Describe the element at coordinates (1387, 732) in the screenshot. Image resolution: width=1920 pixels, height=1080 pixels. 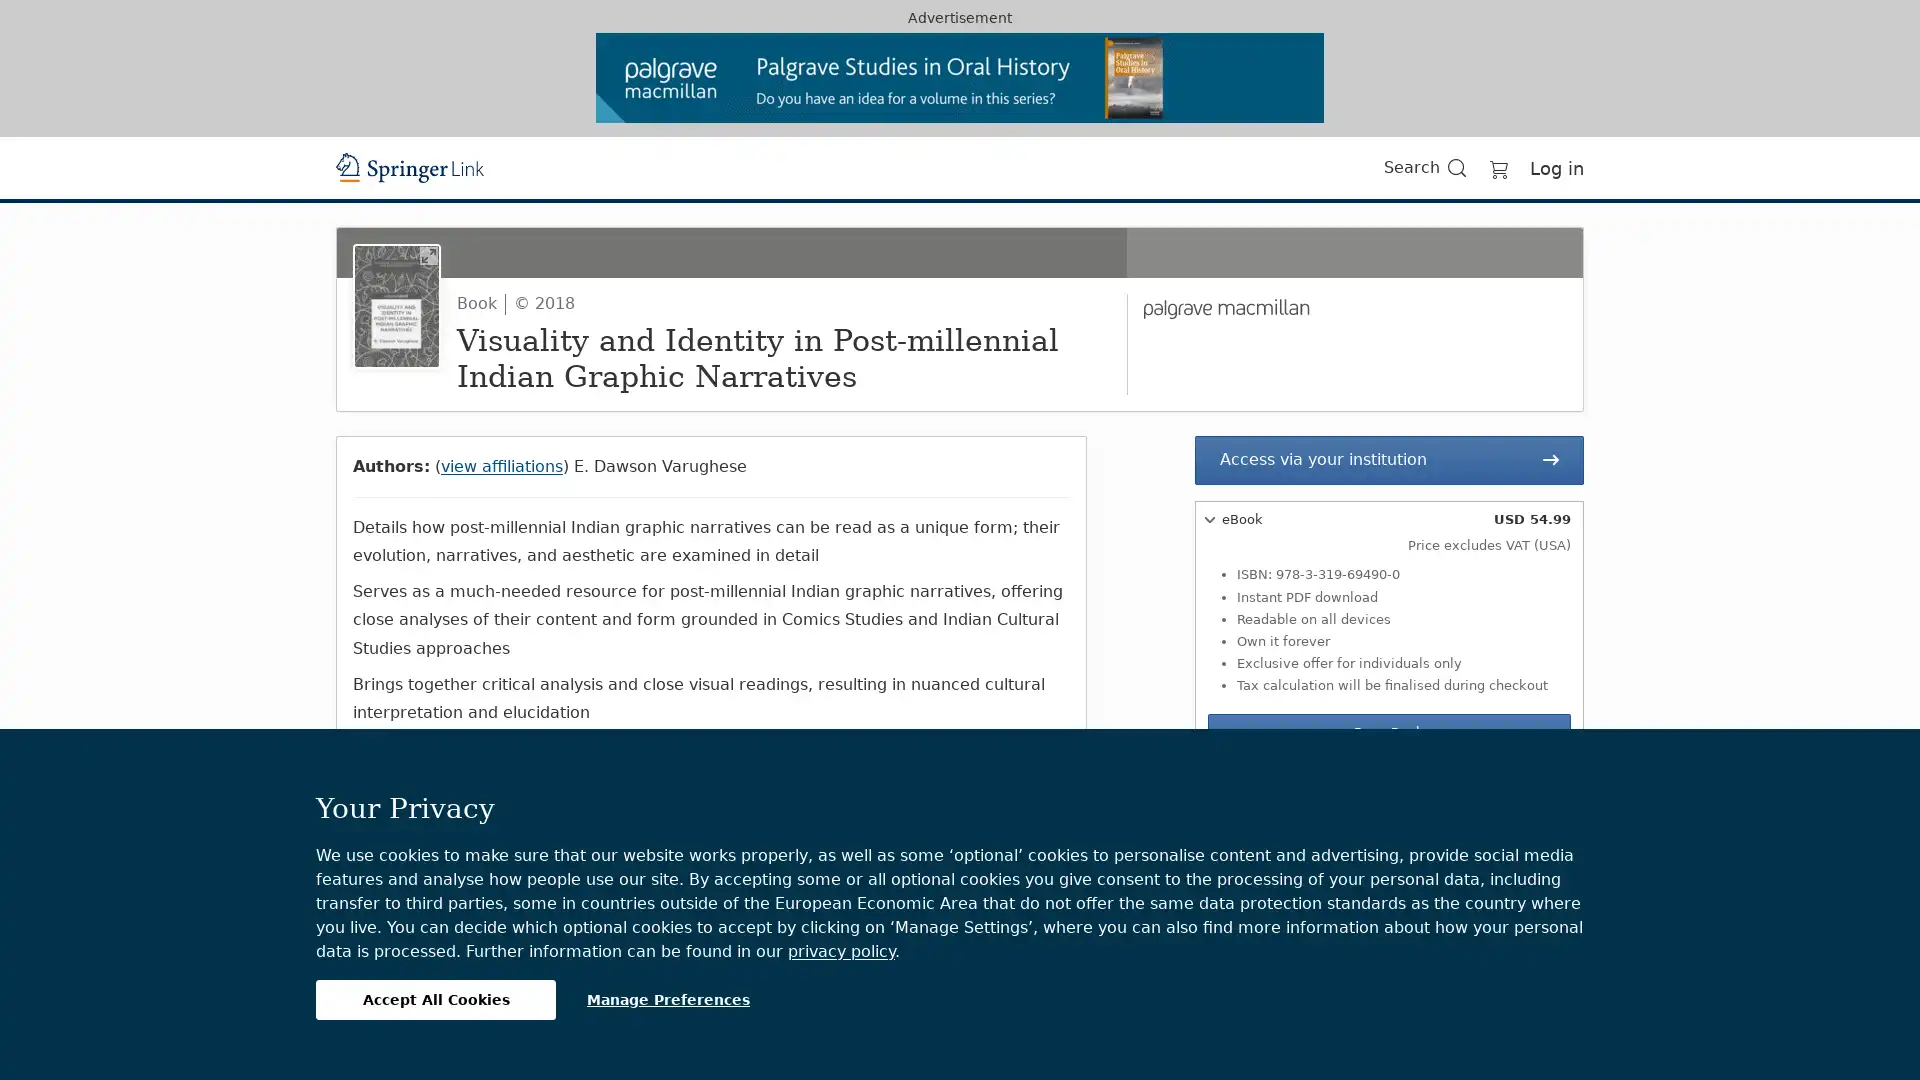
I see `Buy eBook` at that location.